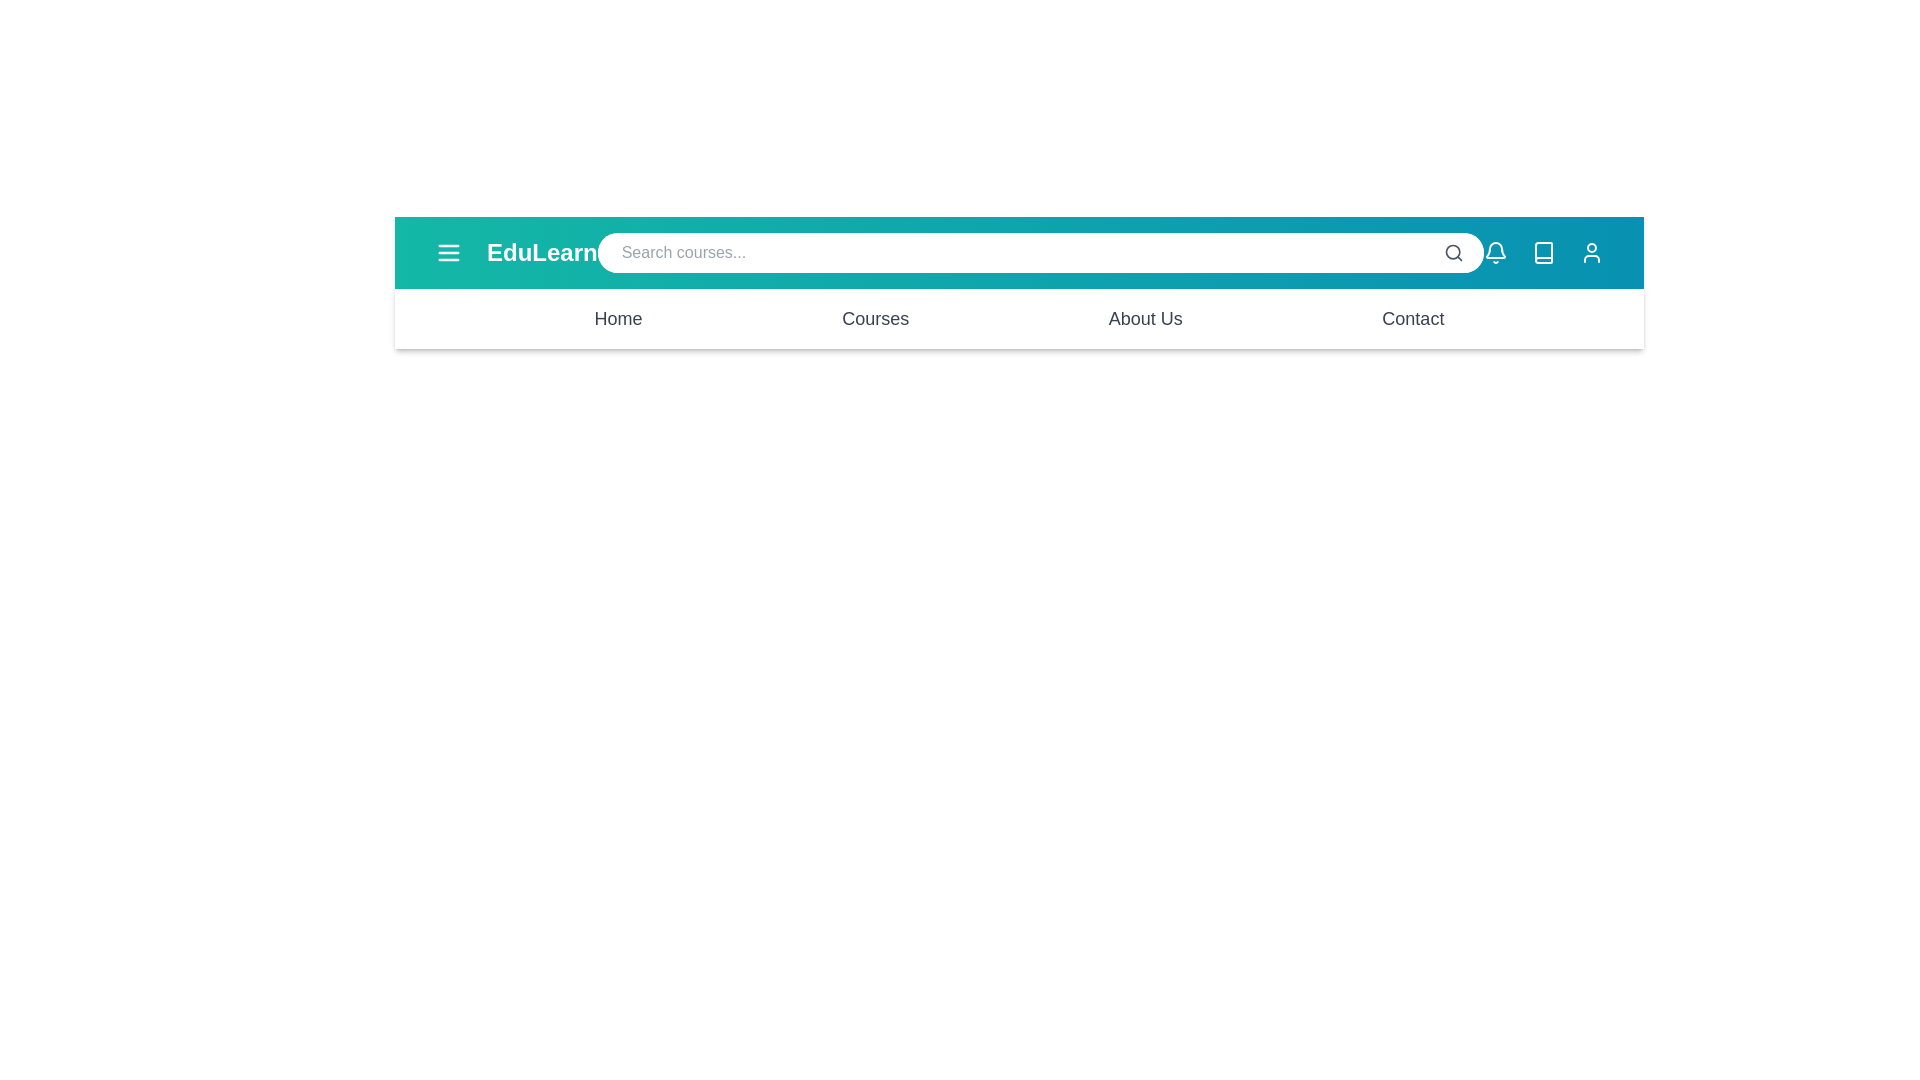 This screenshot has width=1920, height=1080. What do you see at coordinates (1543, 252) in the screenshot?
I see `the book icon to navigate to the library` at bounding box center [1543, 252].